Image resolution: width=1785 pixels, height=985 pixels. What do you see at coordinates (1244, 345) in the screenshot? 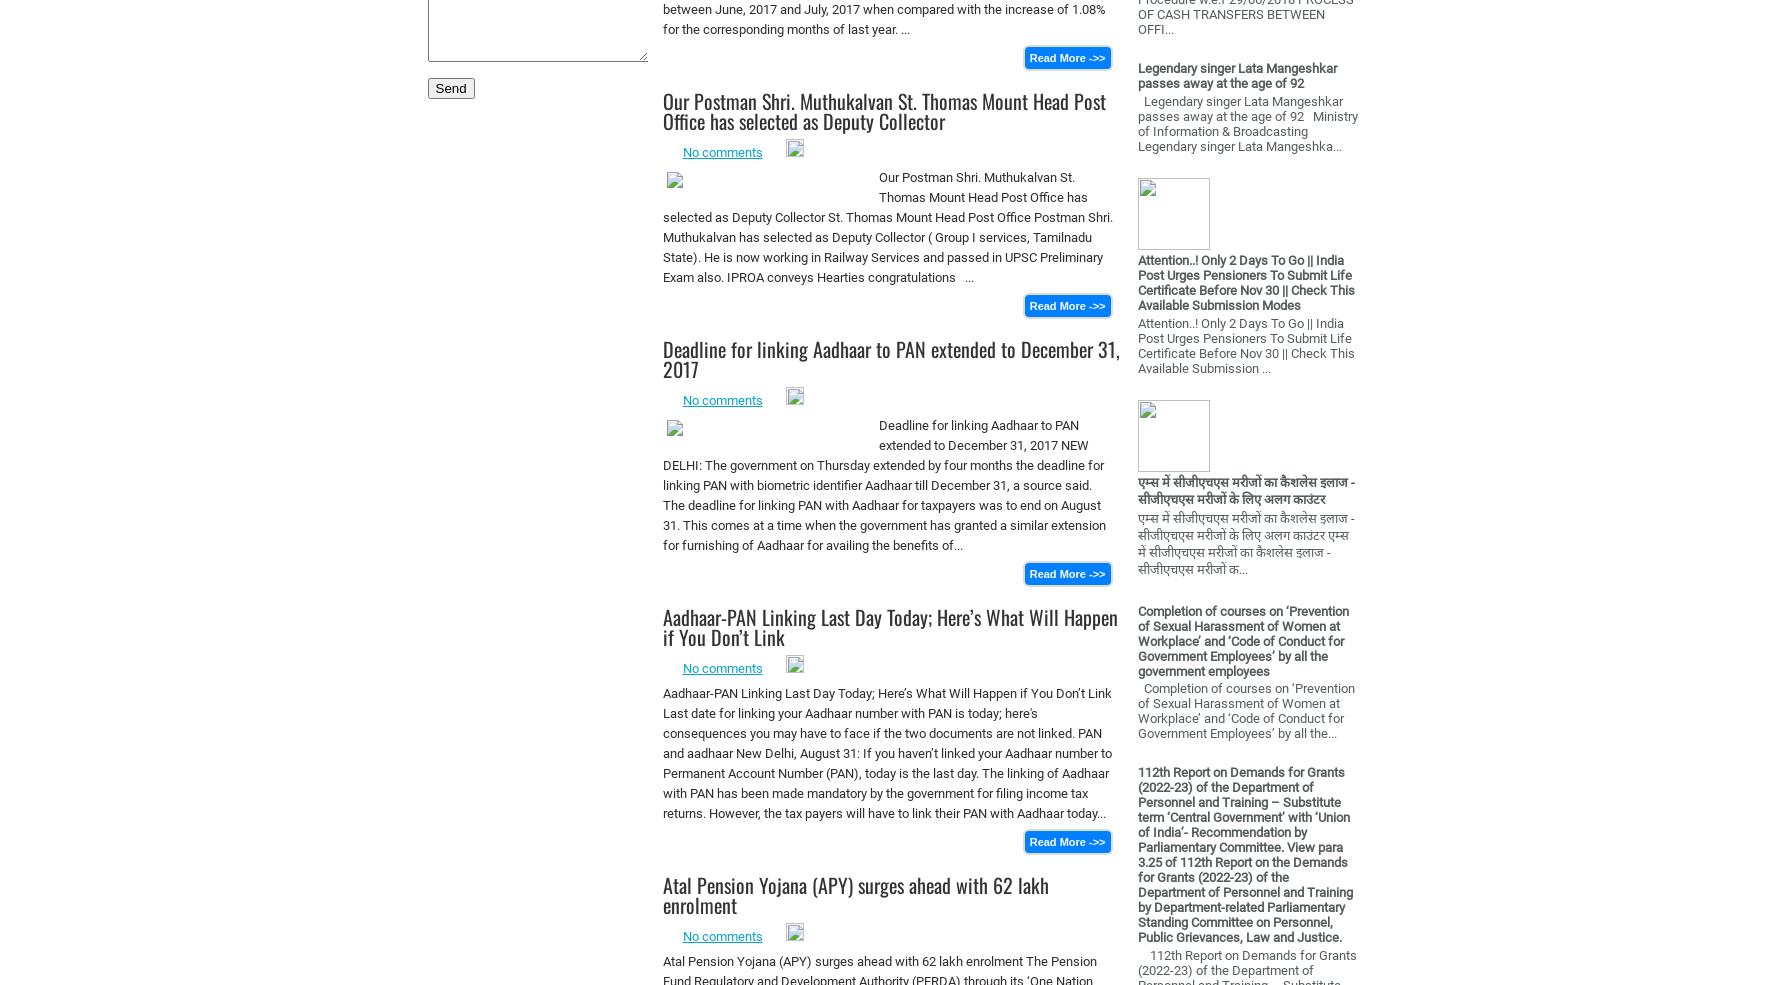
I see `'Attention..! Only 2 Days To Go || India Post Urges Pensioners To Submit Life Certificate Before Nov 30 || Check This Available Submission ...'` at bounding box center [1244, 345].